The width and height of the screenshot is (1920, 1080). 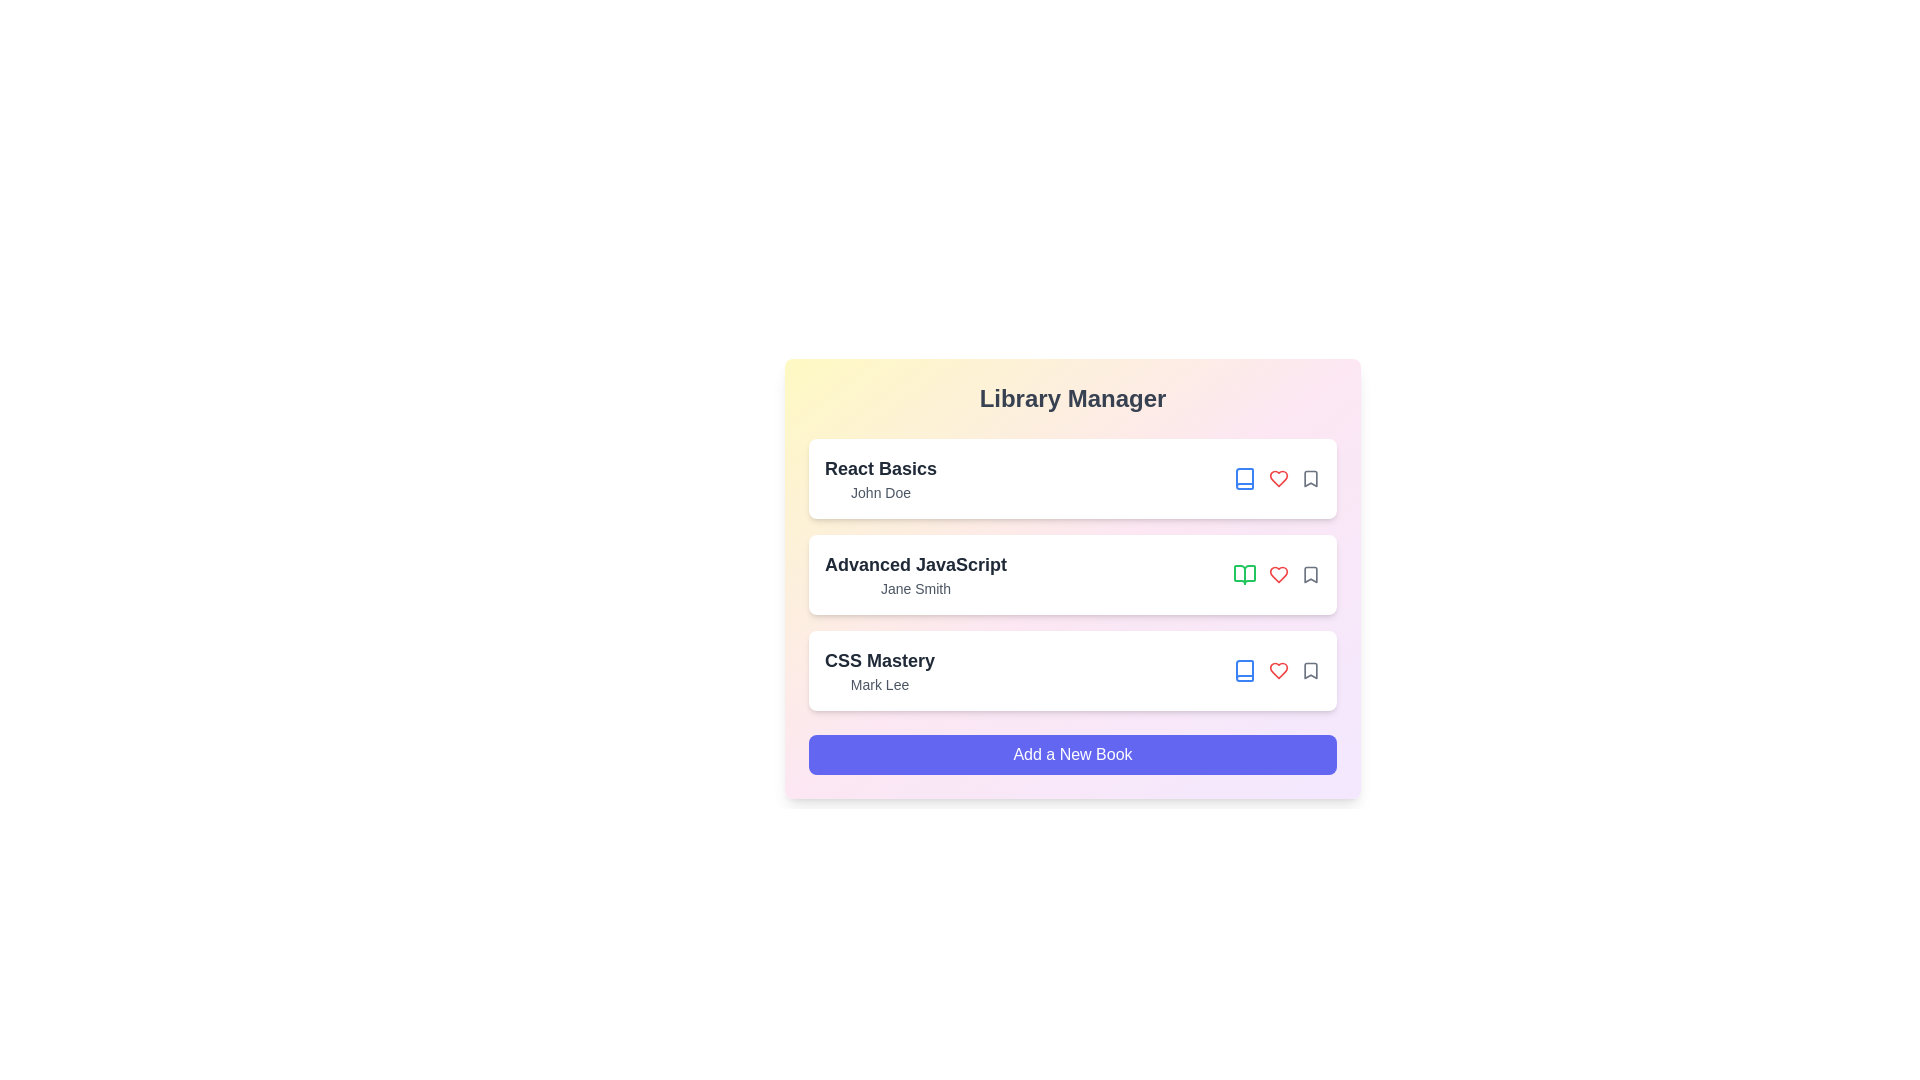 What do you see at coordinates (1072, 755) in the screenshot?
I see `the 'Add a New Book' button` at bounding box center [1072, 755].